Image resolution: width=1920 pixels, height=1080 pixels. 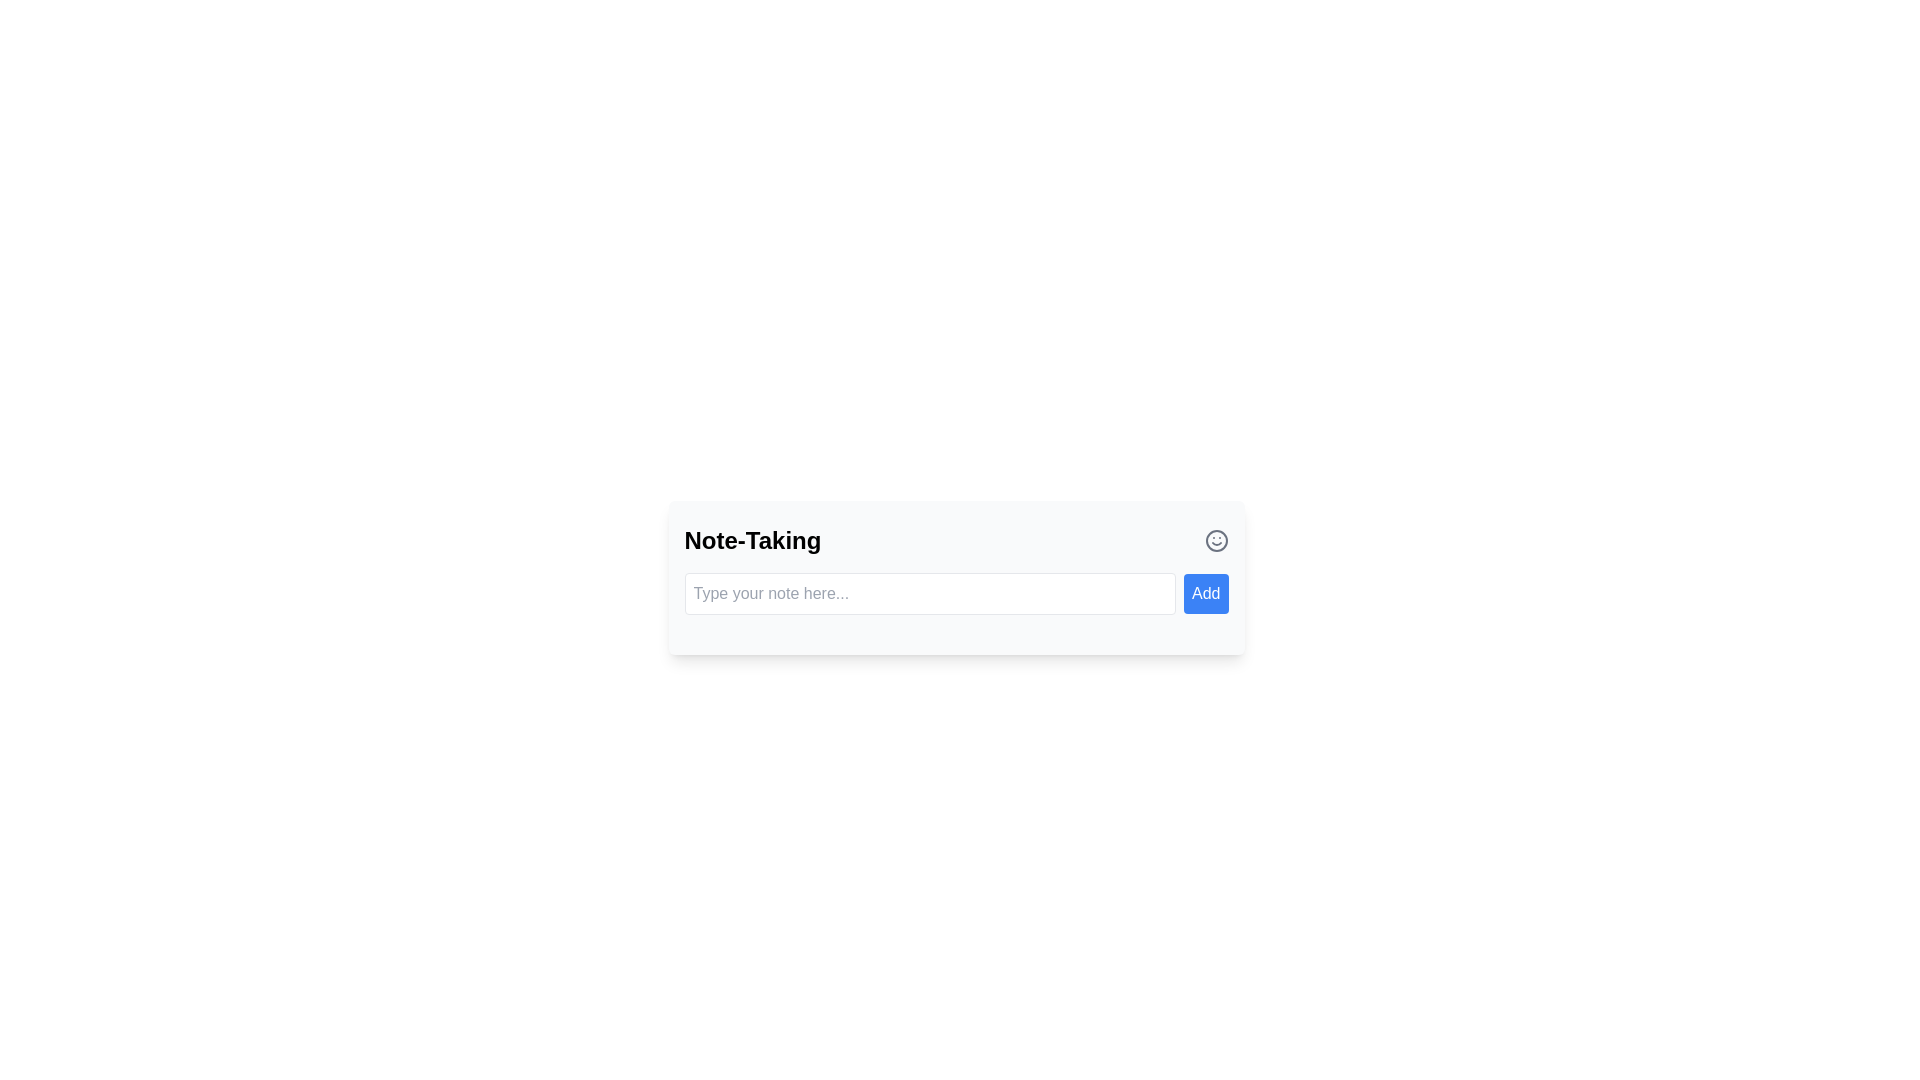 What do you see at coordinates (1205, 593) in the screenshot?
I see `the rectangular blue button labeled 'Add' located to the right of the text input field in the note-taking interface` at bounding box center [1205, 593].